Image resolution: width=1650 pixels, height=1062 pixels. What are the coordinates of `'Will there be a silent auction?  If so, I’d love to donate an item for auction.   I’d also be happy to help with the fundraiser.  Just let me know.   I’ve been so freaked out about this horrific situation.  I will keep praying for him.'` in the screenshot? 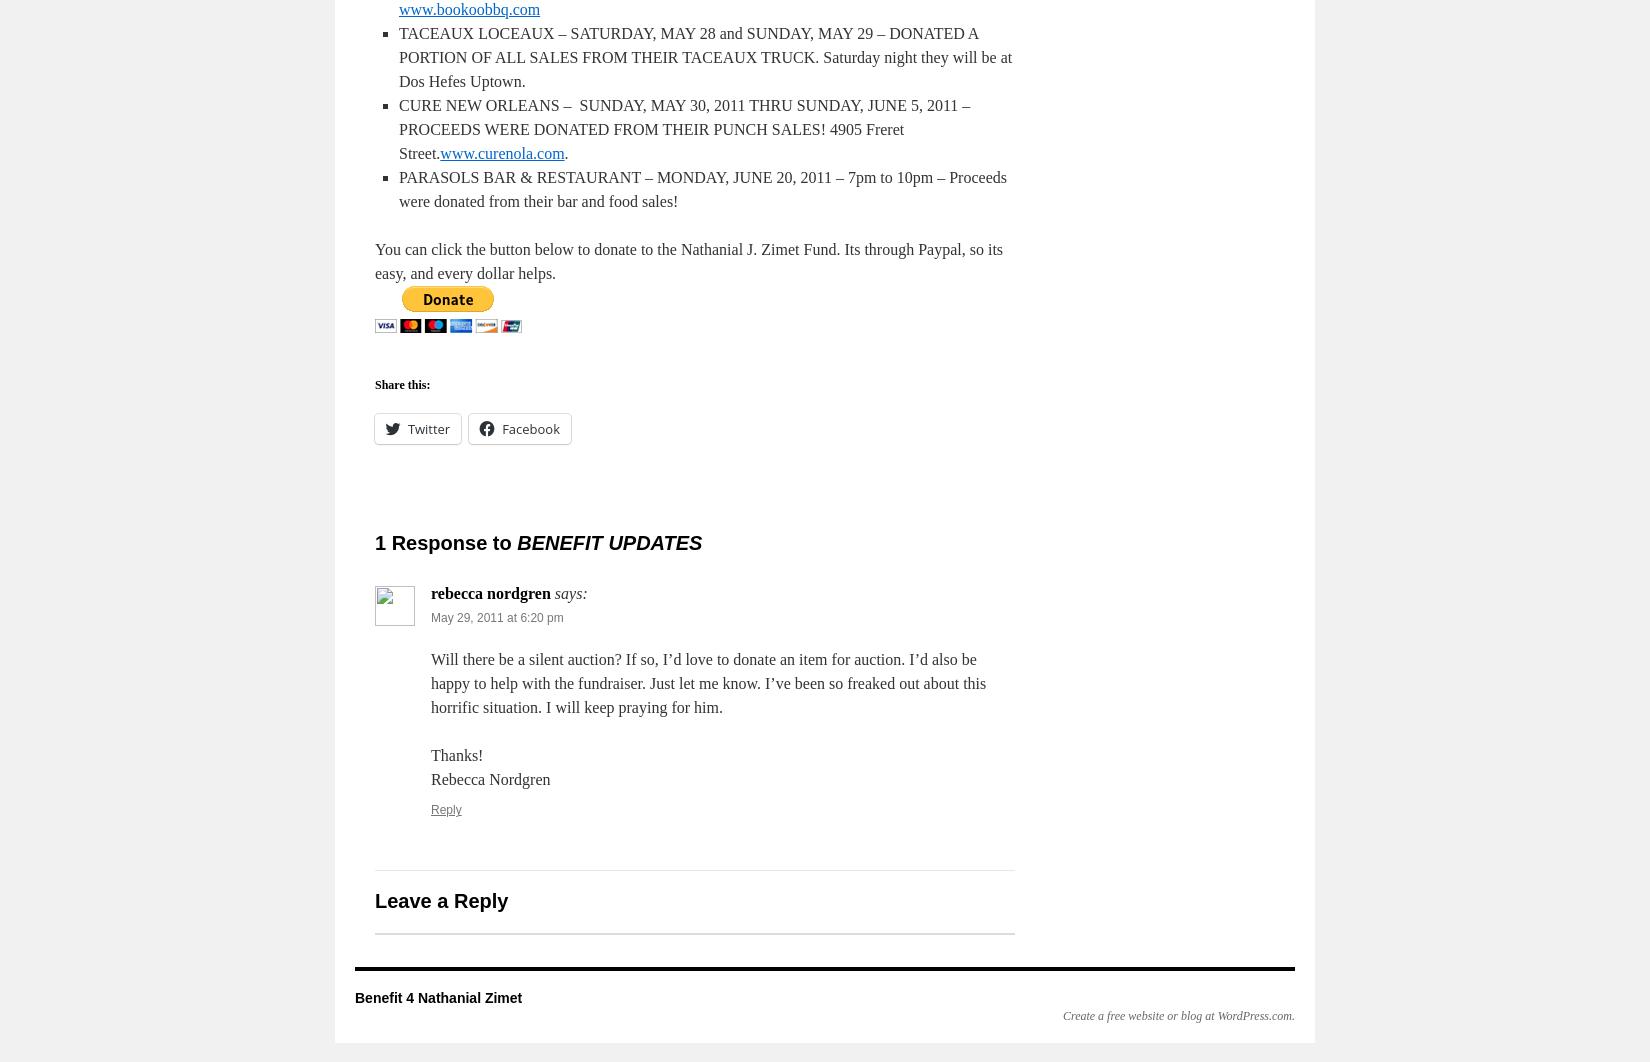 It's located at (707, 683).